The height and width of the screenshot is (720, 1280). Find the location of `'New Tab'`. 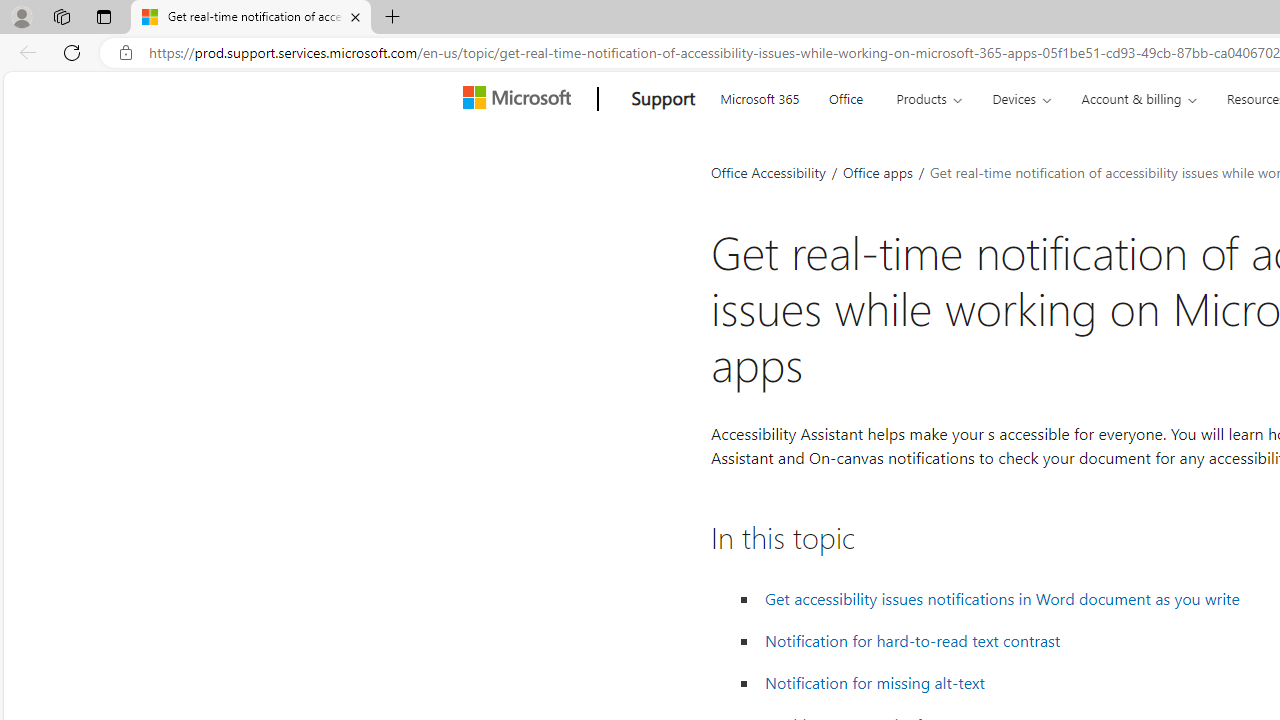

'New Tab' is located at coordinates (392, 17).